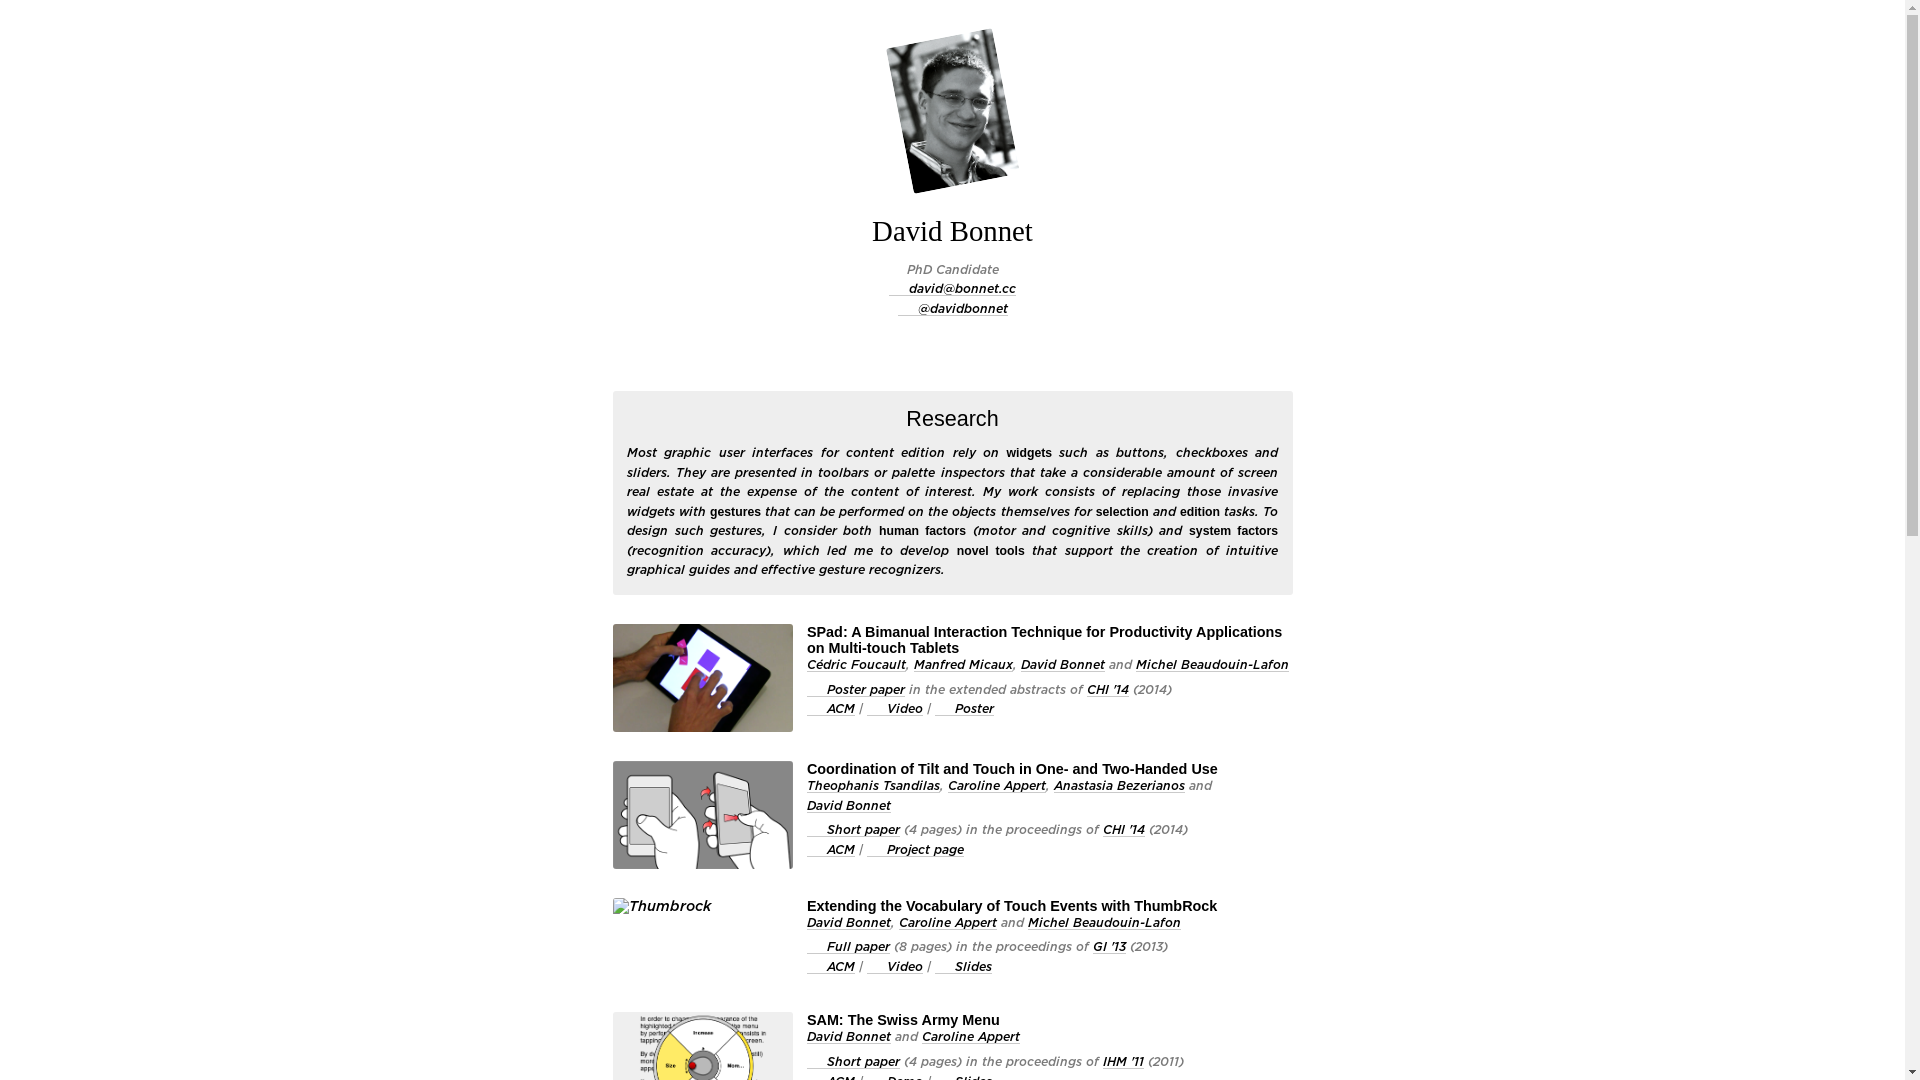 The width and height of the screenshot is (1920, 1080). What do you see at coordinates (1118, 785) in the screenshot?
I see `'Anastasia Bezerianos'` at bounding box center [1118, 785].